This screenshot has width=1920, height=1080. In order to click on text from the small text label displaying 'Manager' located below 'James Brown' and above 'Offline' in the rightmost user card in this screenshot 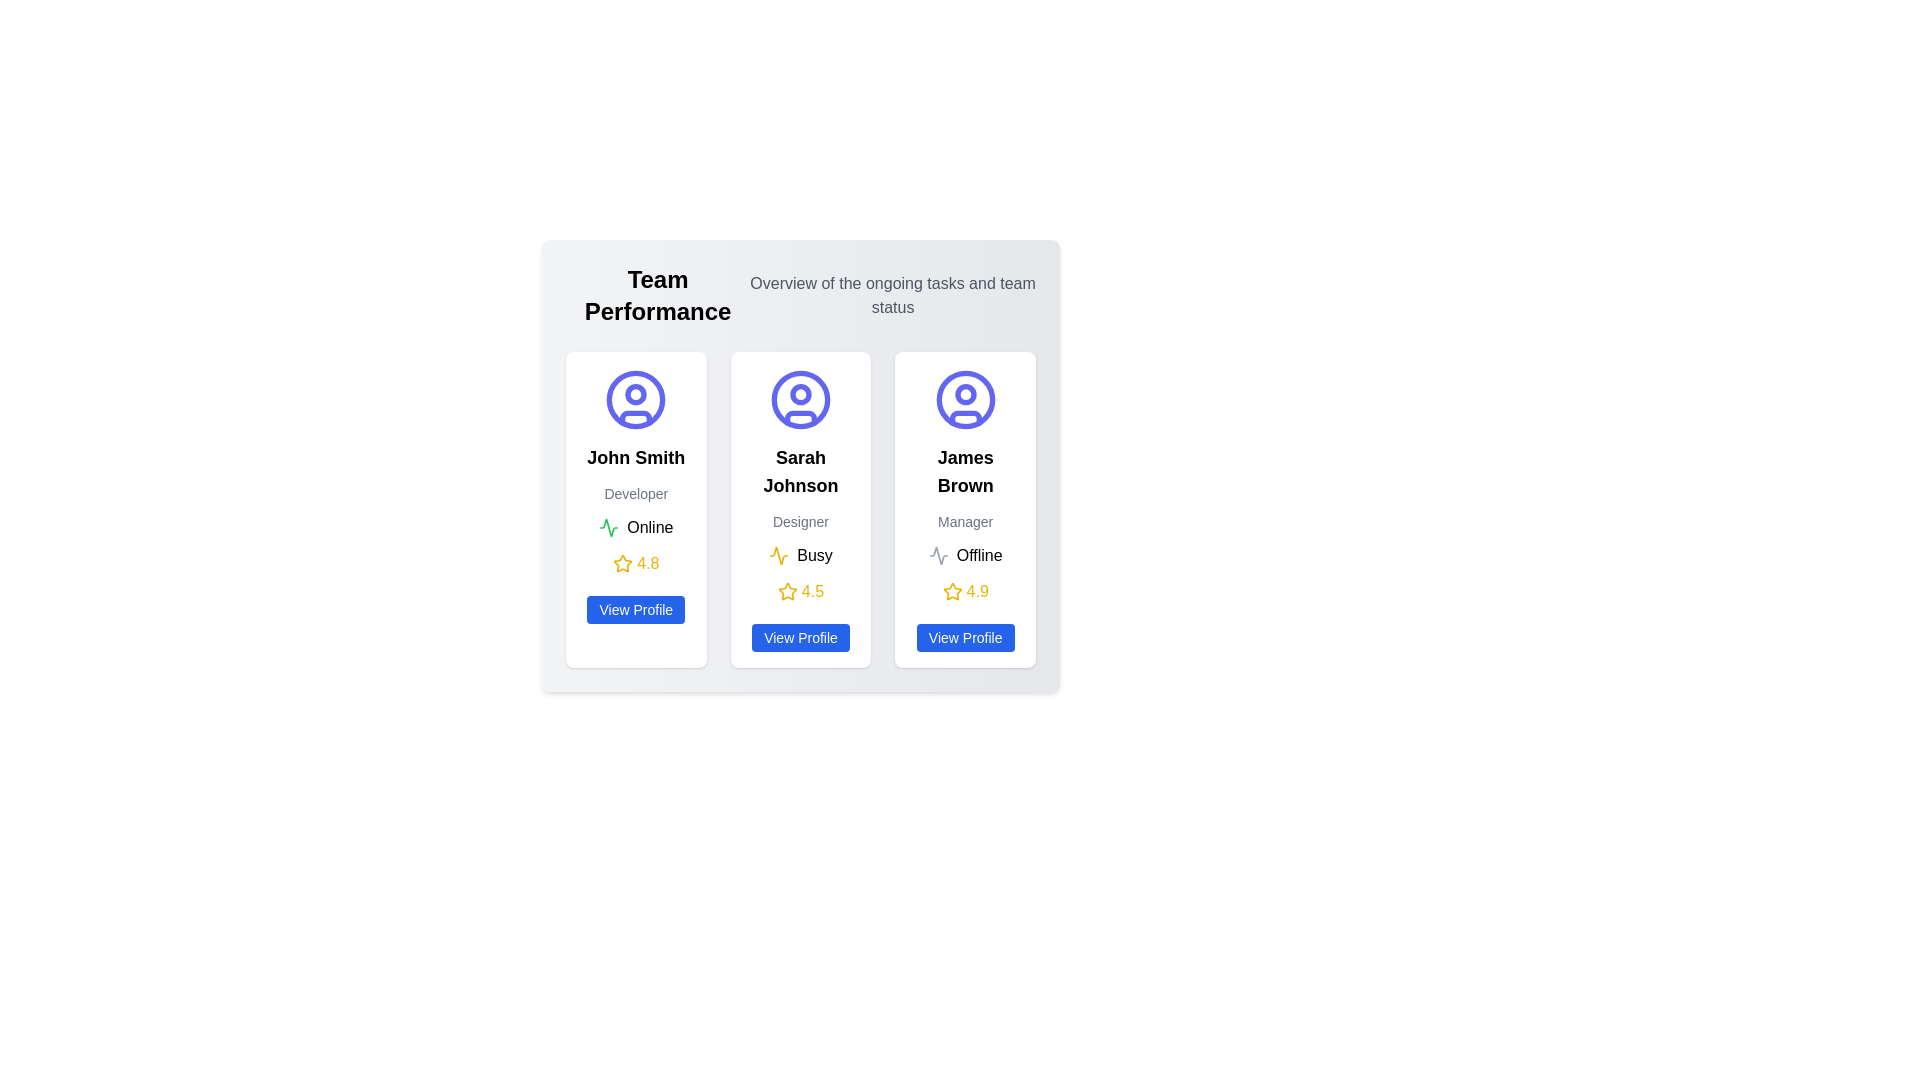, I will do `click(965, 520)`.